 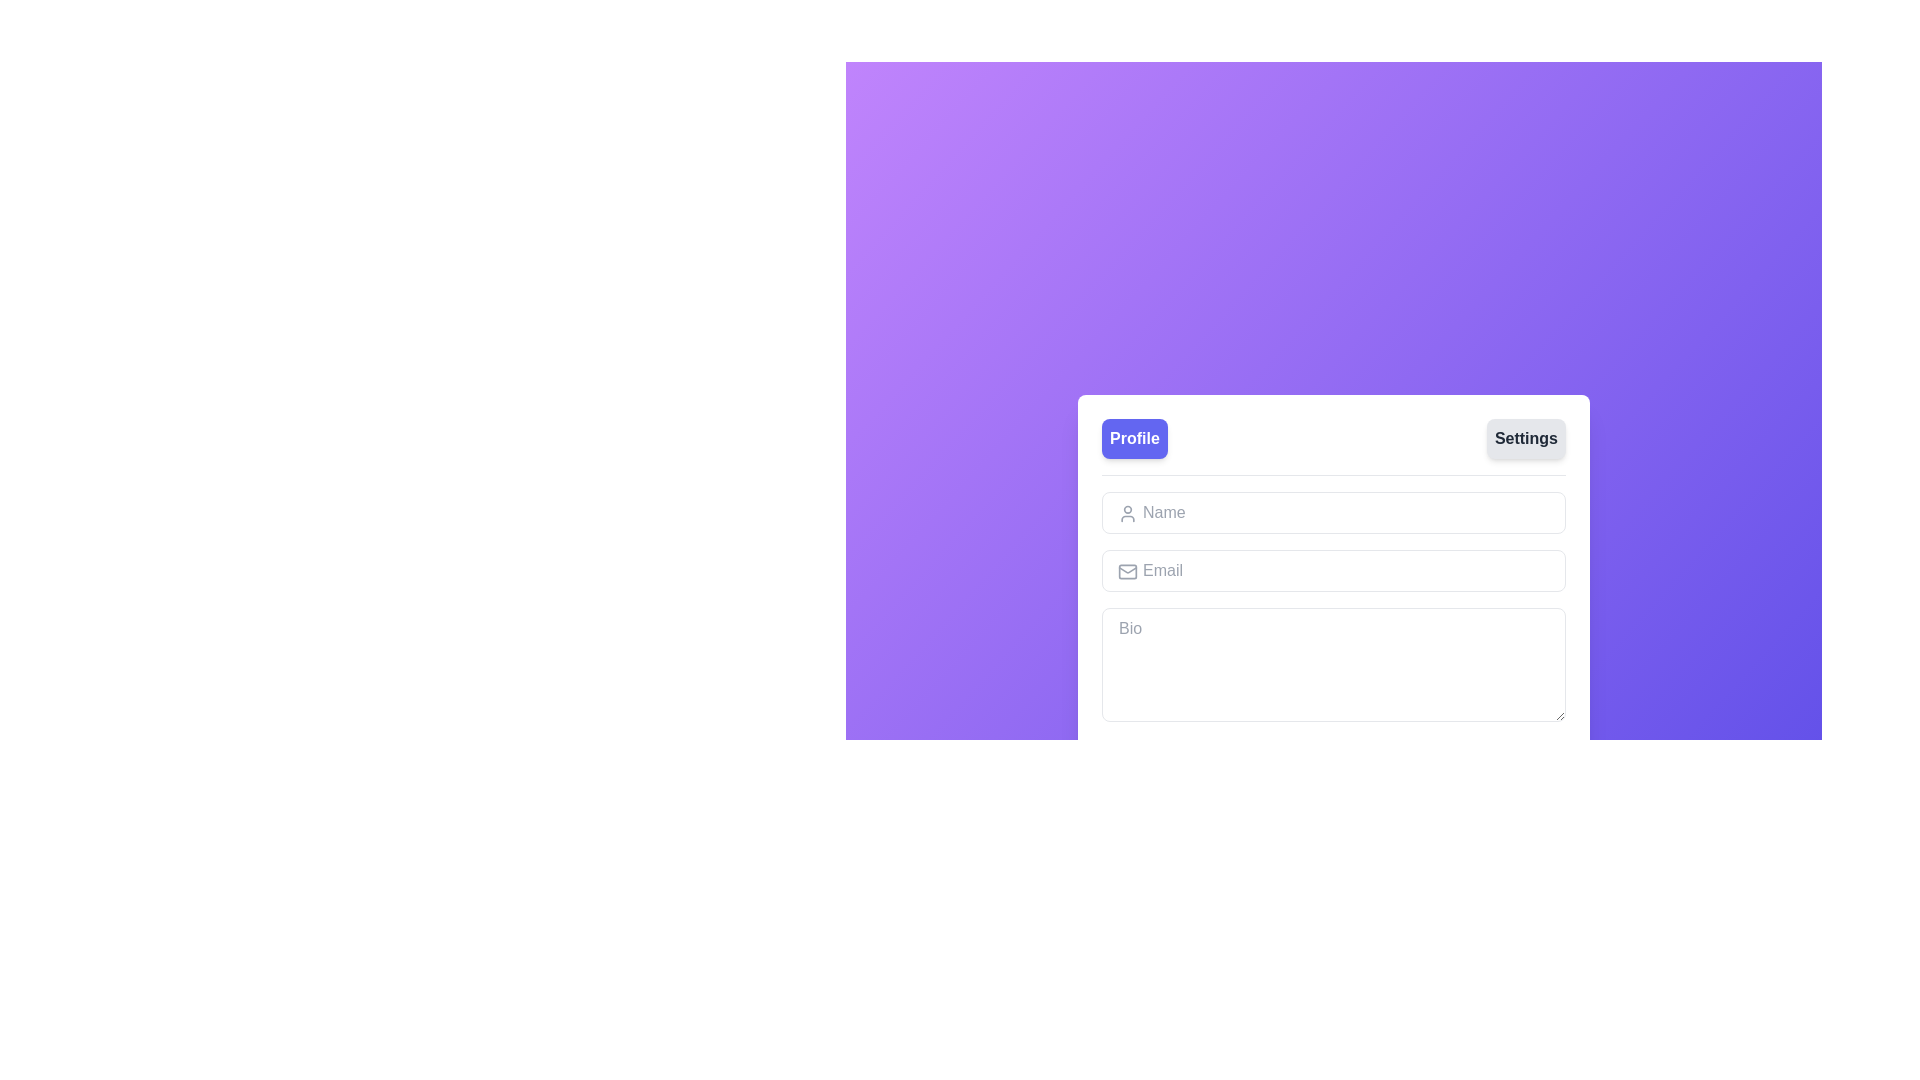 I want to click on the vibrant indigo 'Profile' button with bold white text, so click(x=1133, y=438).